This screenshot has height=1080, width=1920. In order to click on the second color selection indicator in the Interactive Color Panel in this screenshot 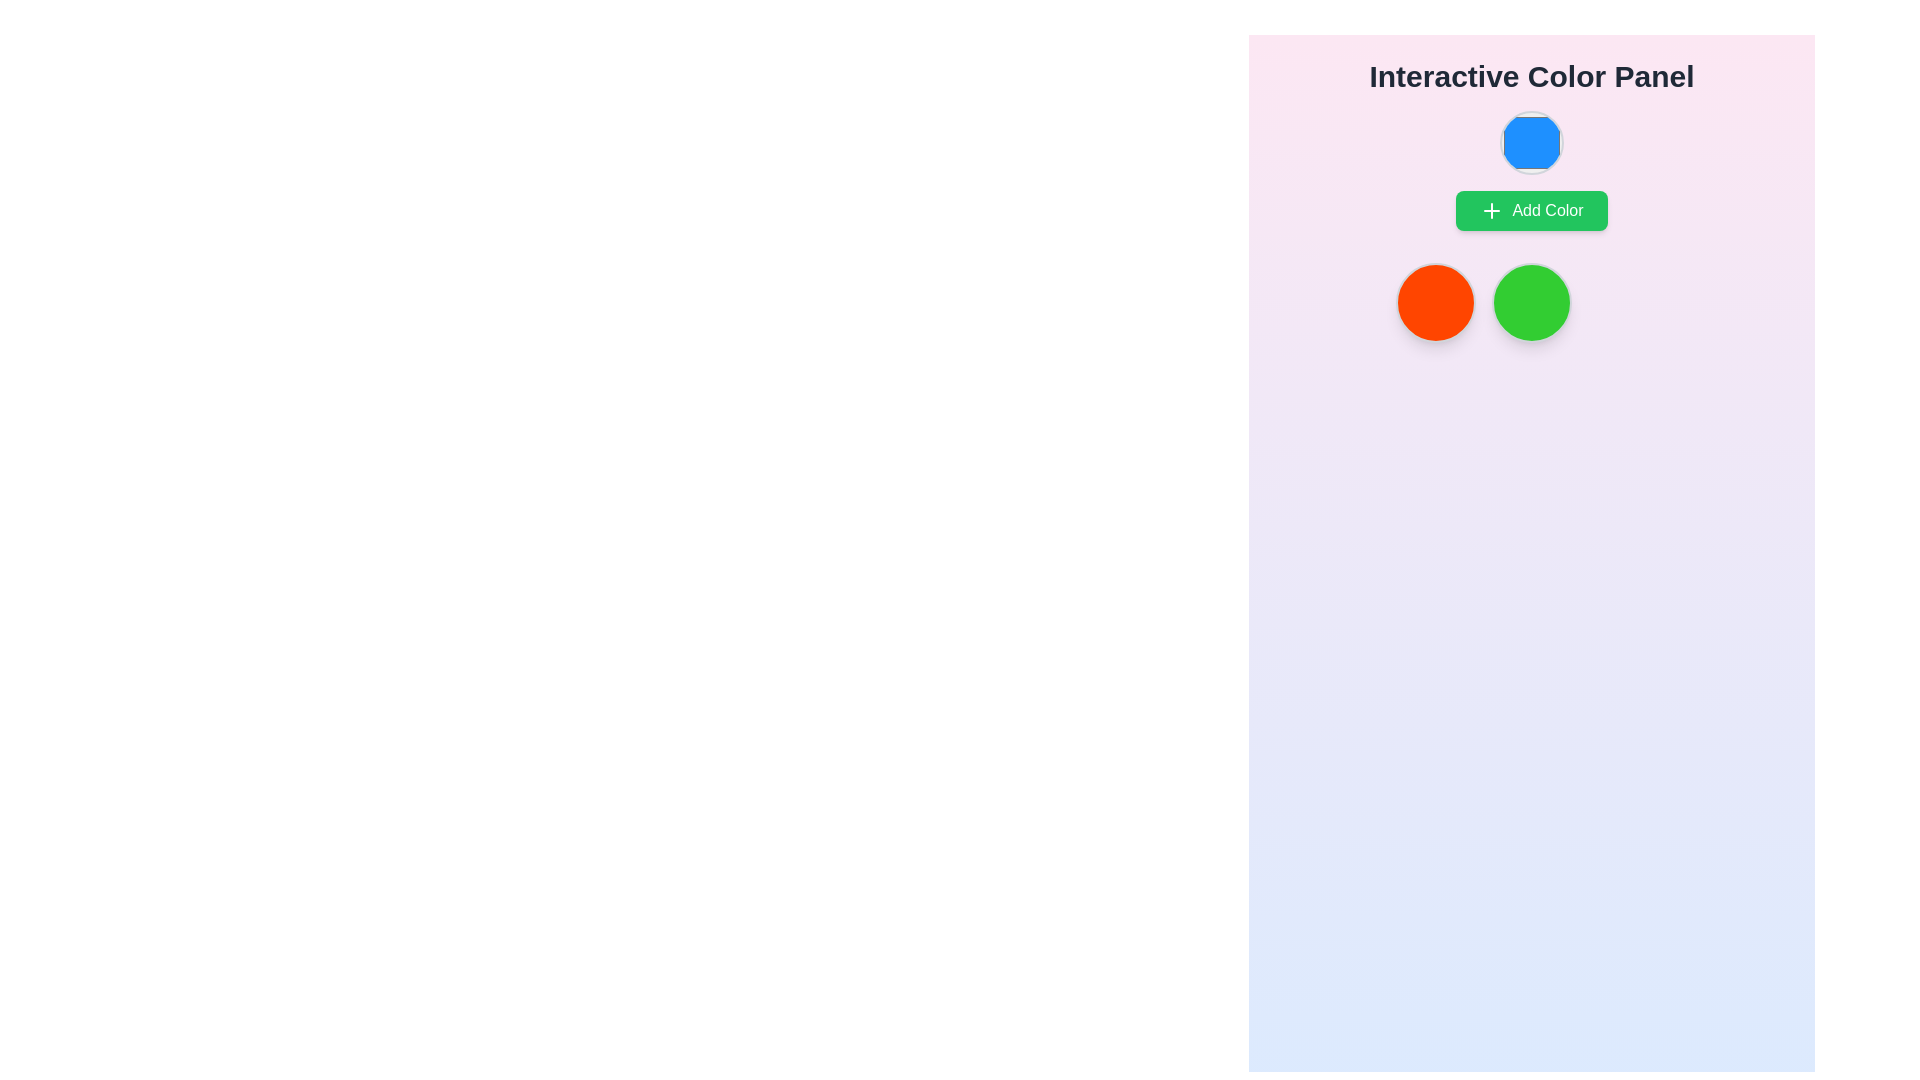, I will do `click(1530, 303)`.